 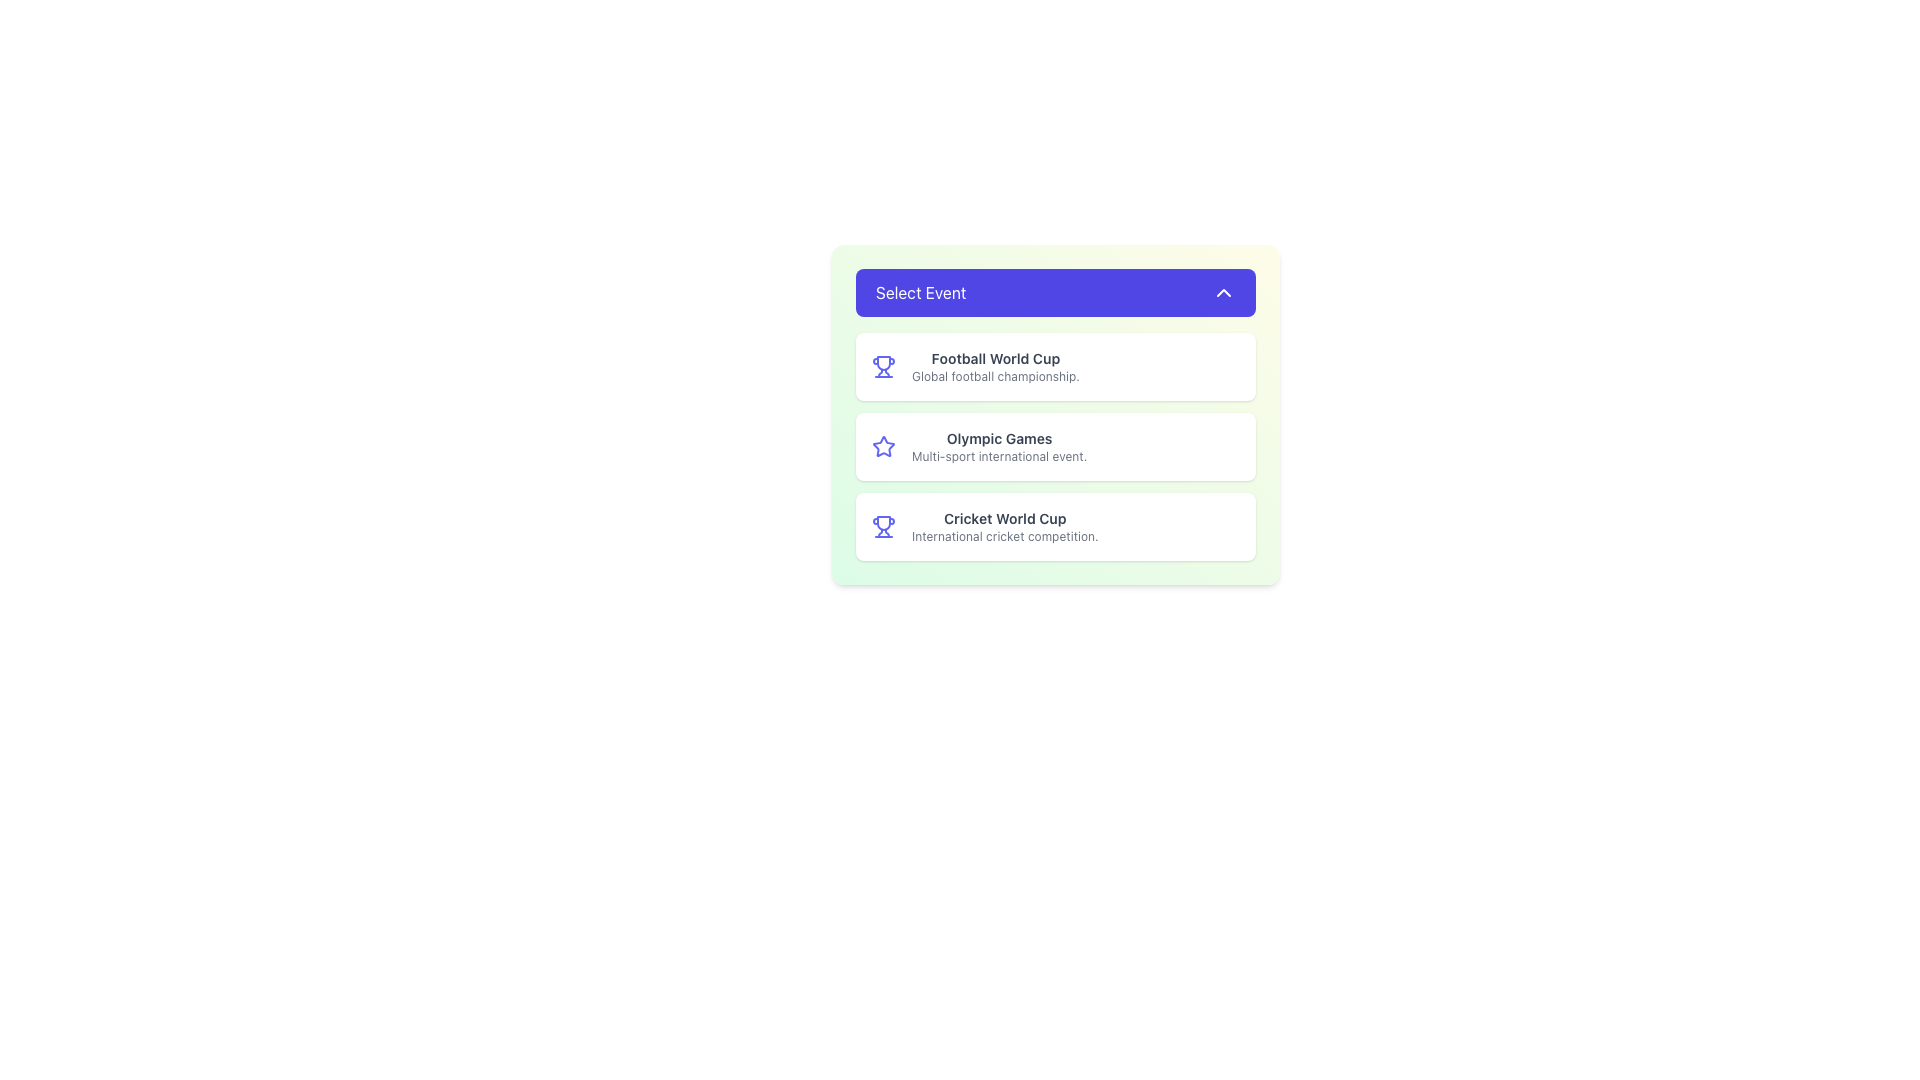 I want to click on the highlighted event option labeled 'Olympic Games' with the subtitle 'Multi-sport international event.', so click(x=1055, y=414).